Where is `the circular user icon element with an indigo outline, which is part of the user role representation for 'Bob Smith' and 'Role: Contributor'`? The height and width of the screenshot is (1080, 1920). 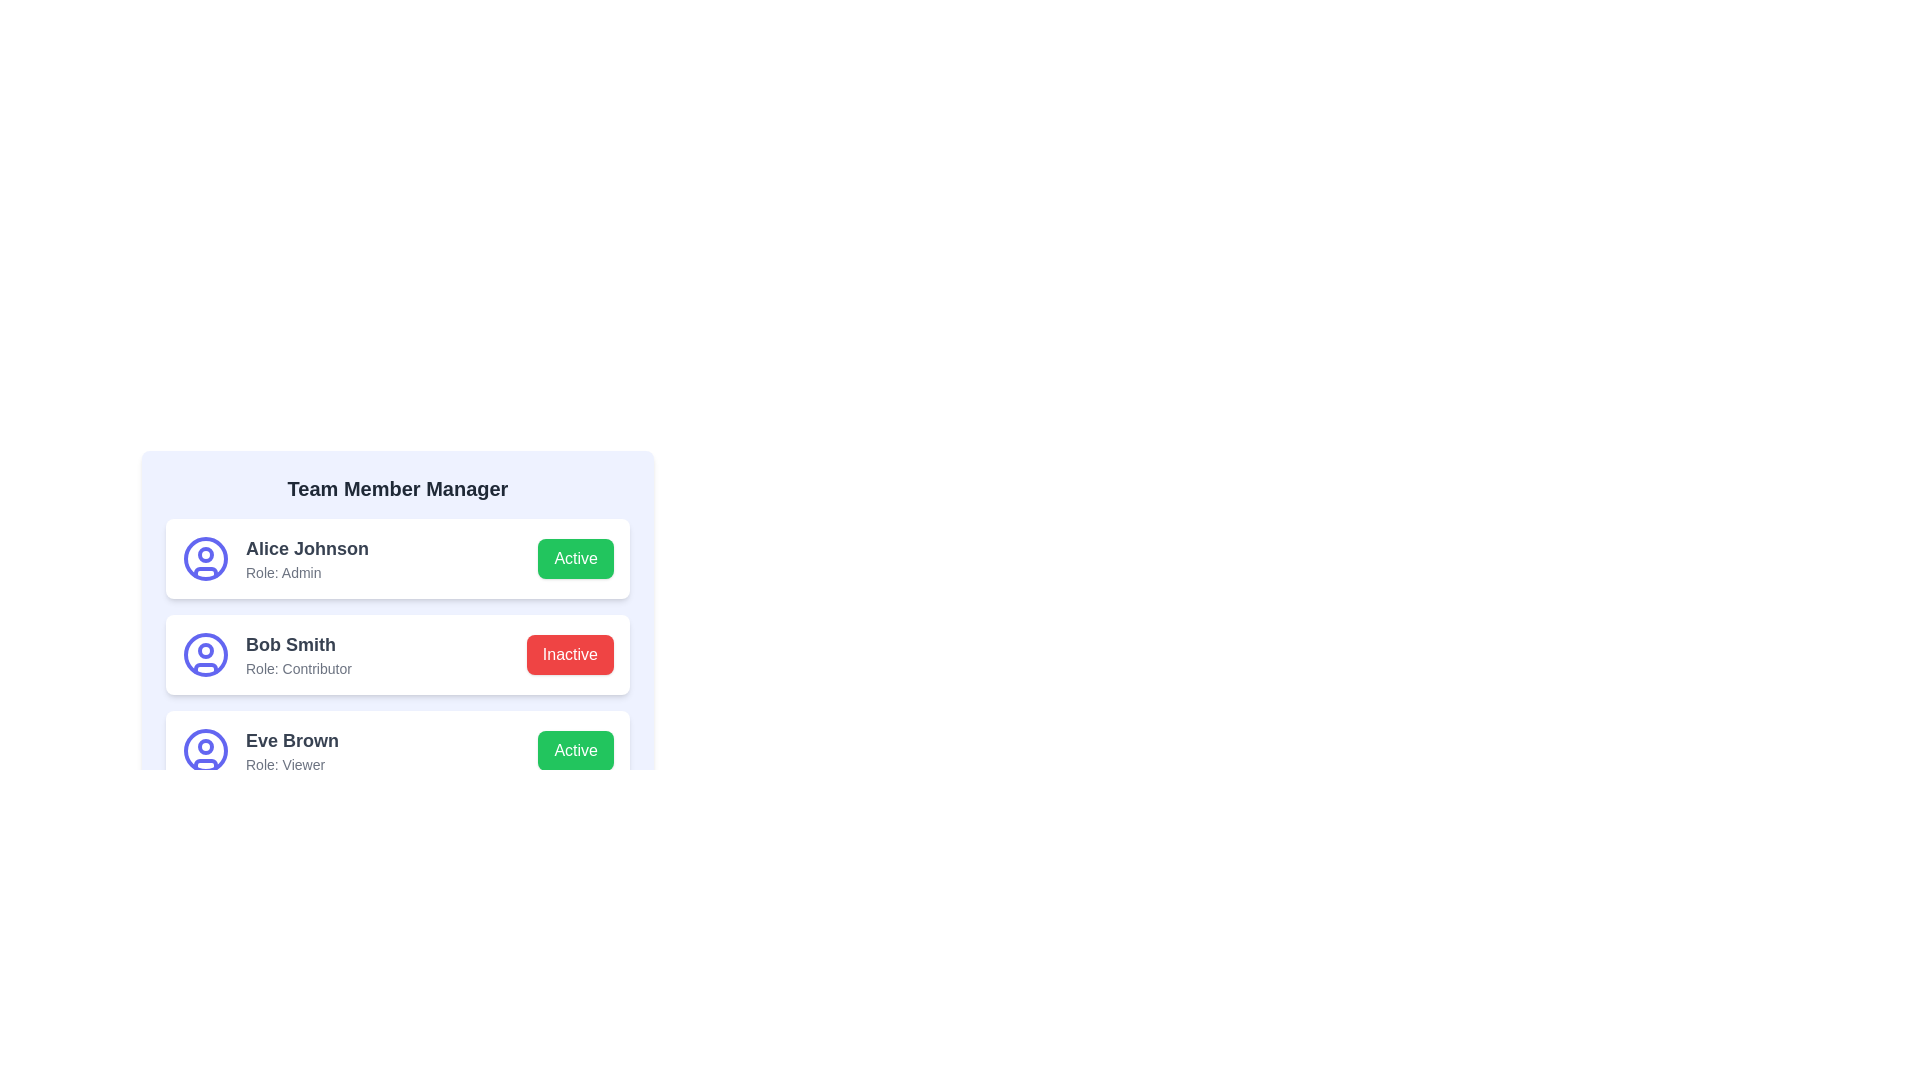 the circular user icon element with an indigo outline, which is part of the user role representation for 'Bob Smith' and 'Role: Contributor' is located at coordinates (206, 655).